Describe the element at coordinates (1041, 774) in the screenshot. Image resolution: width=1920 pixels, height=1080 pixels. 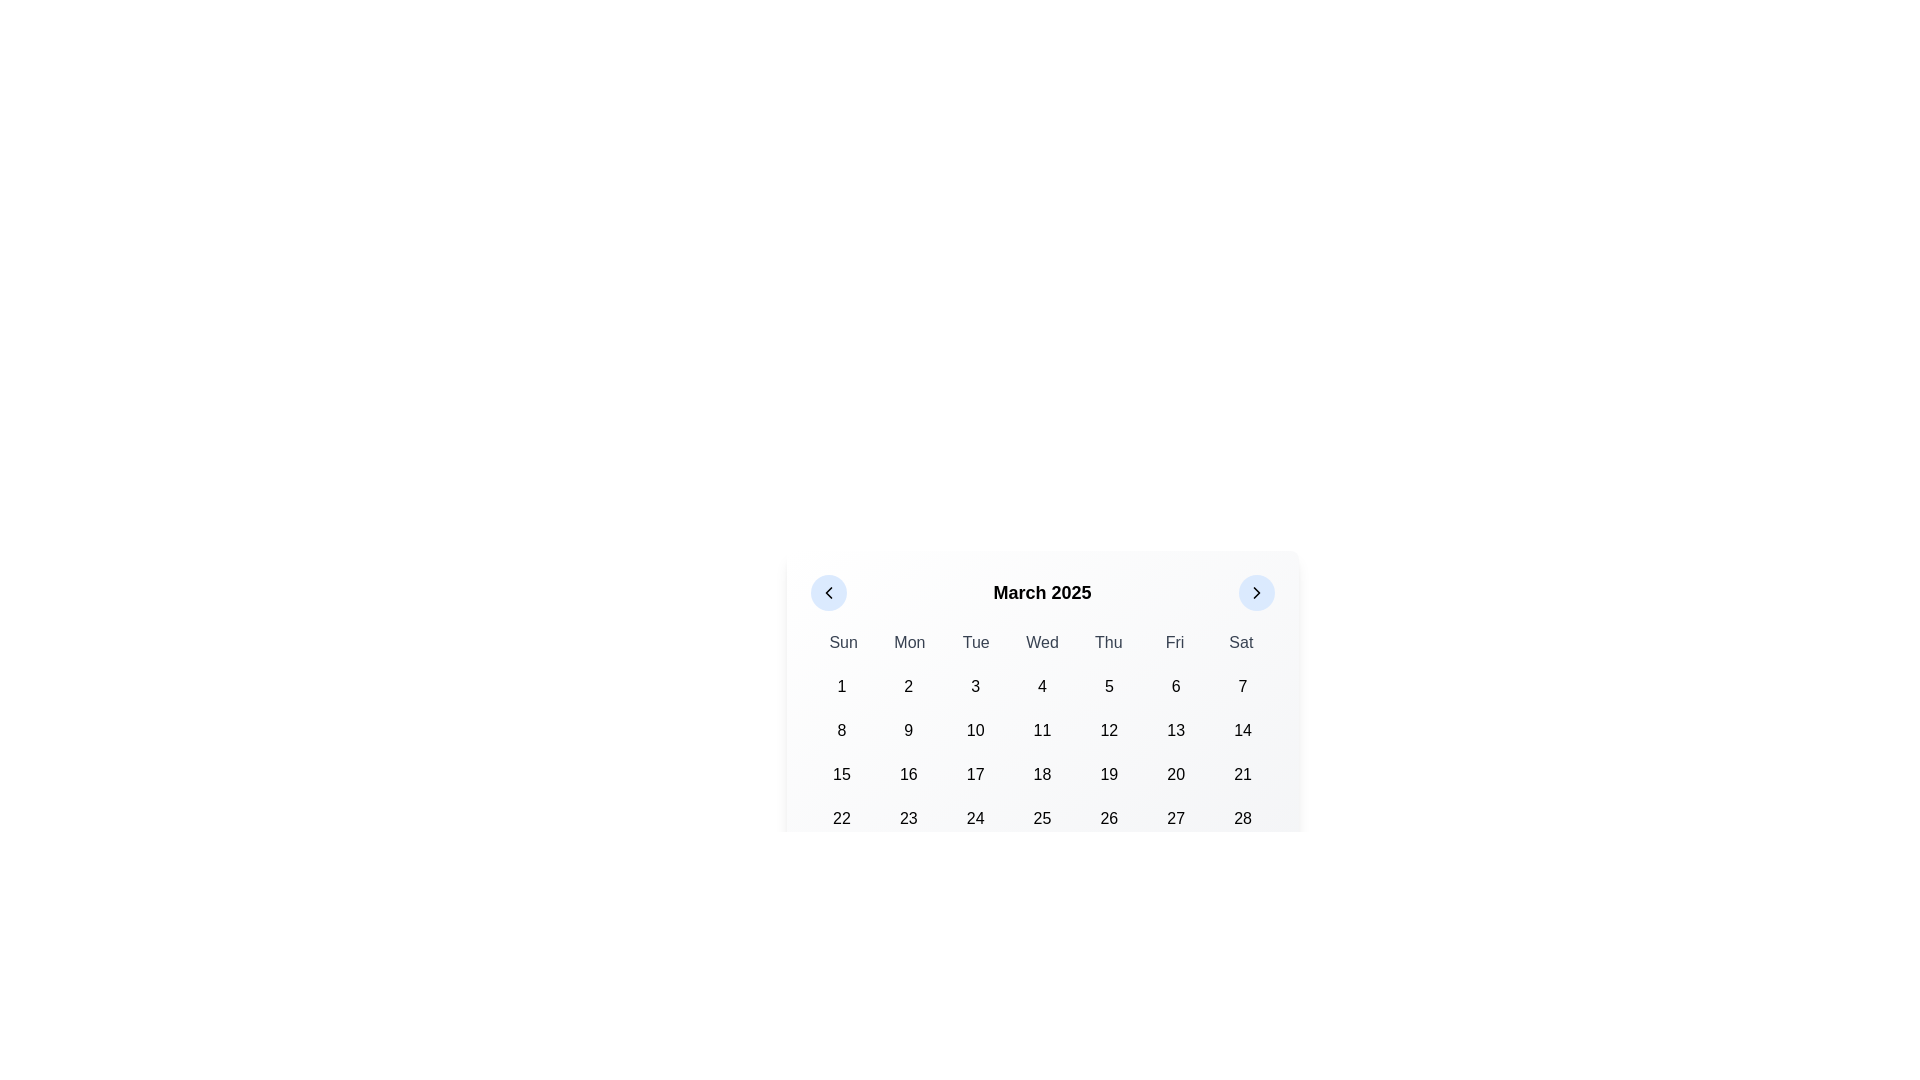
I see `the square button displaying the number '18' in the calendar grid` at that location.